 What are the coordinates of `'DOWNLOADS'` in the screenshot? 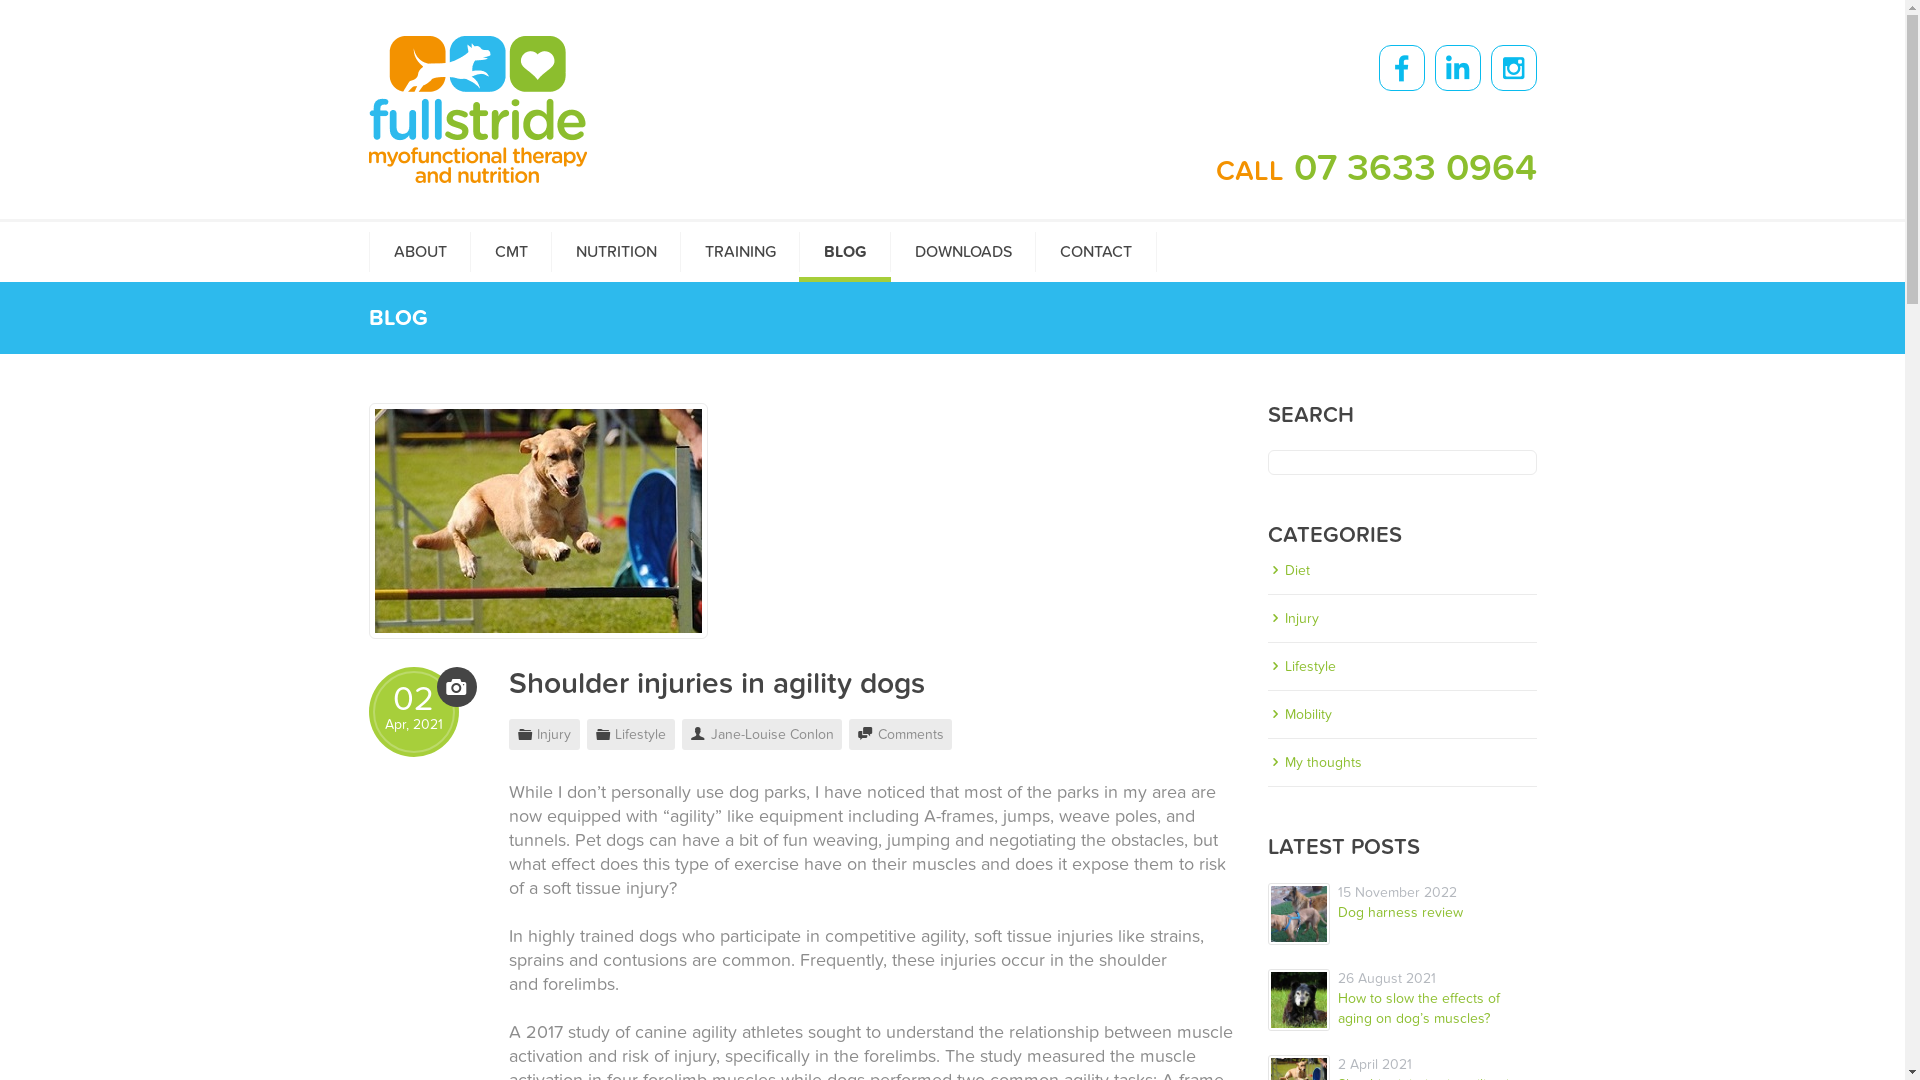 It's located at (963, 250).